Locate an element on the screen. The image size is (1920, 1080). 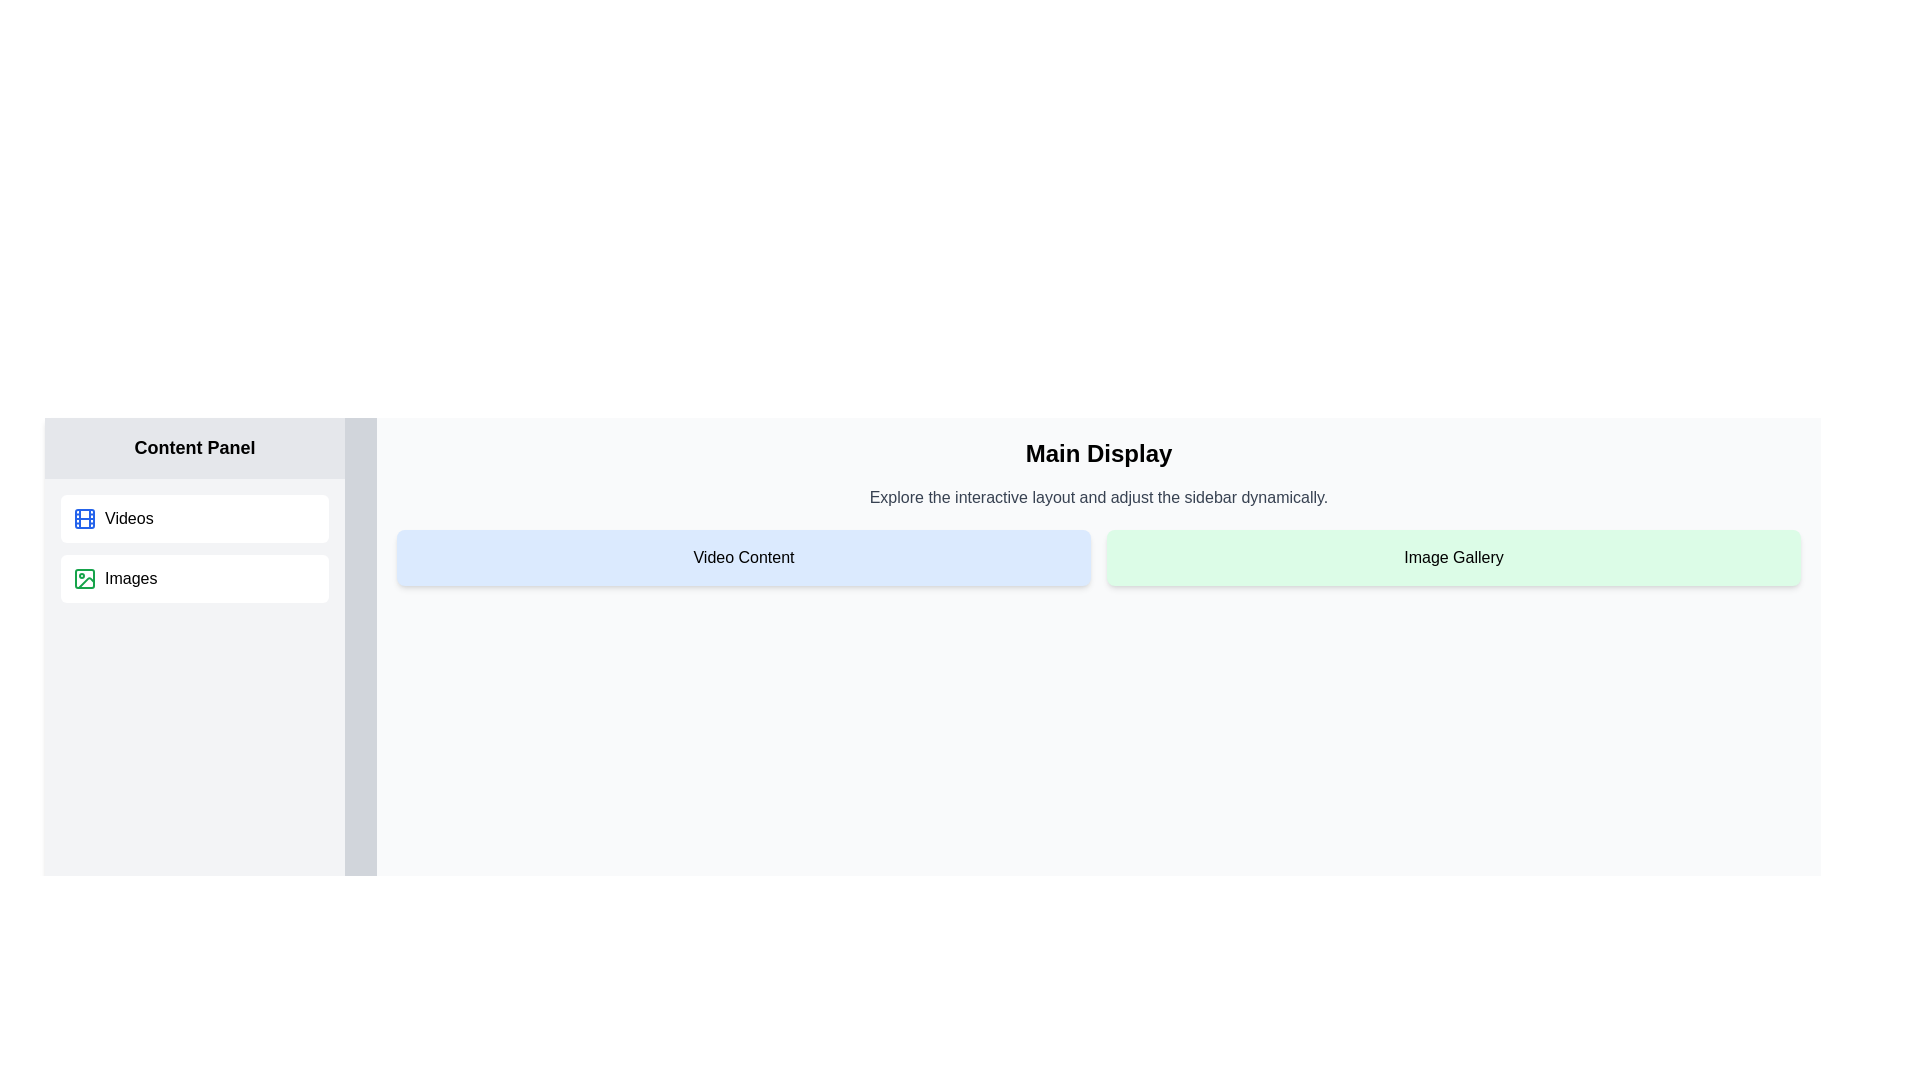
the 'Video Content' label or informational box, which is the leftmost element in the two-column grid layout adjacent to the 'Image Gallery' is located at coordinates (743, 558).